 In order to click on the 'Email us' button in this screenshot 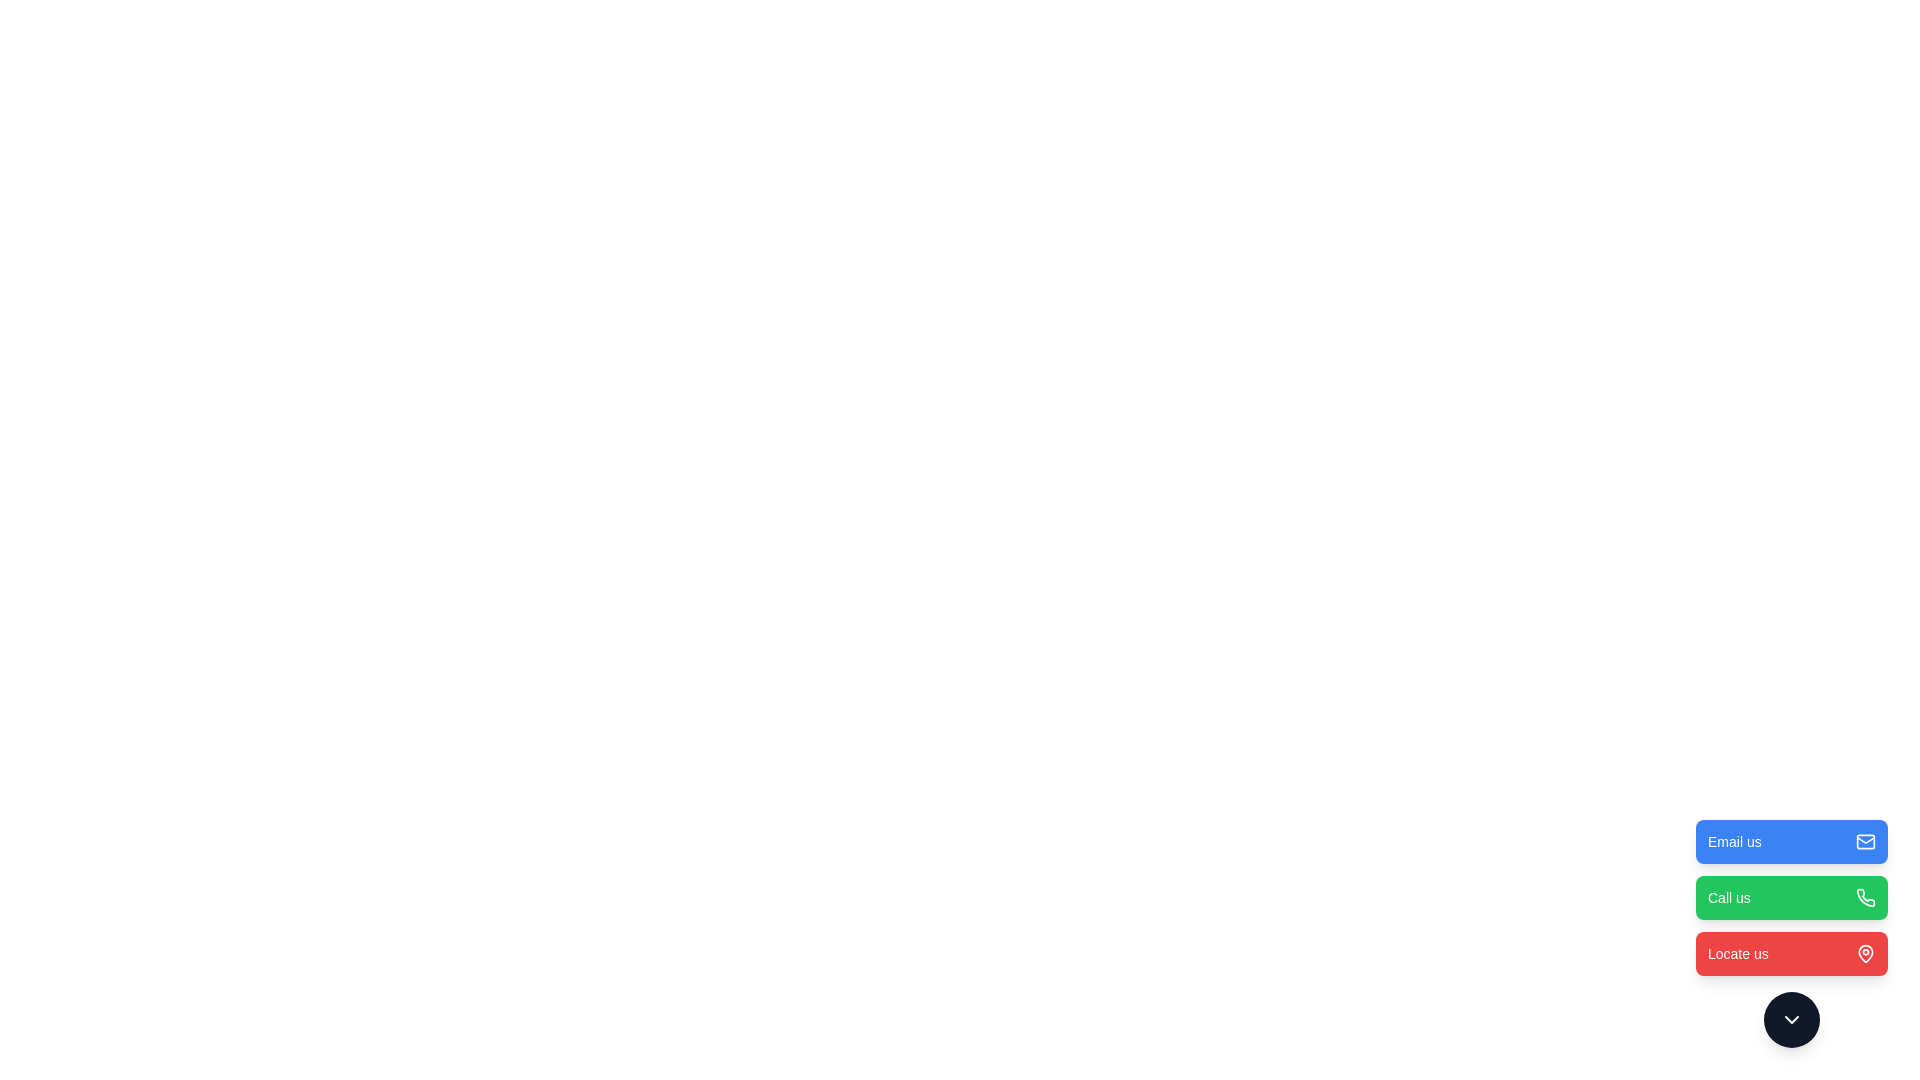, I will do `click(1791, 841)`.